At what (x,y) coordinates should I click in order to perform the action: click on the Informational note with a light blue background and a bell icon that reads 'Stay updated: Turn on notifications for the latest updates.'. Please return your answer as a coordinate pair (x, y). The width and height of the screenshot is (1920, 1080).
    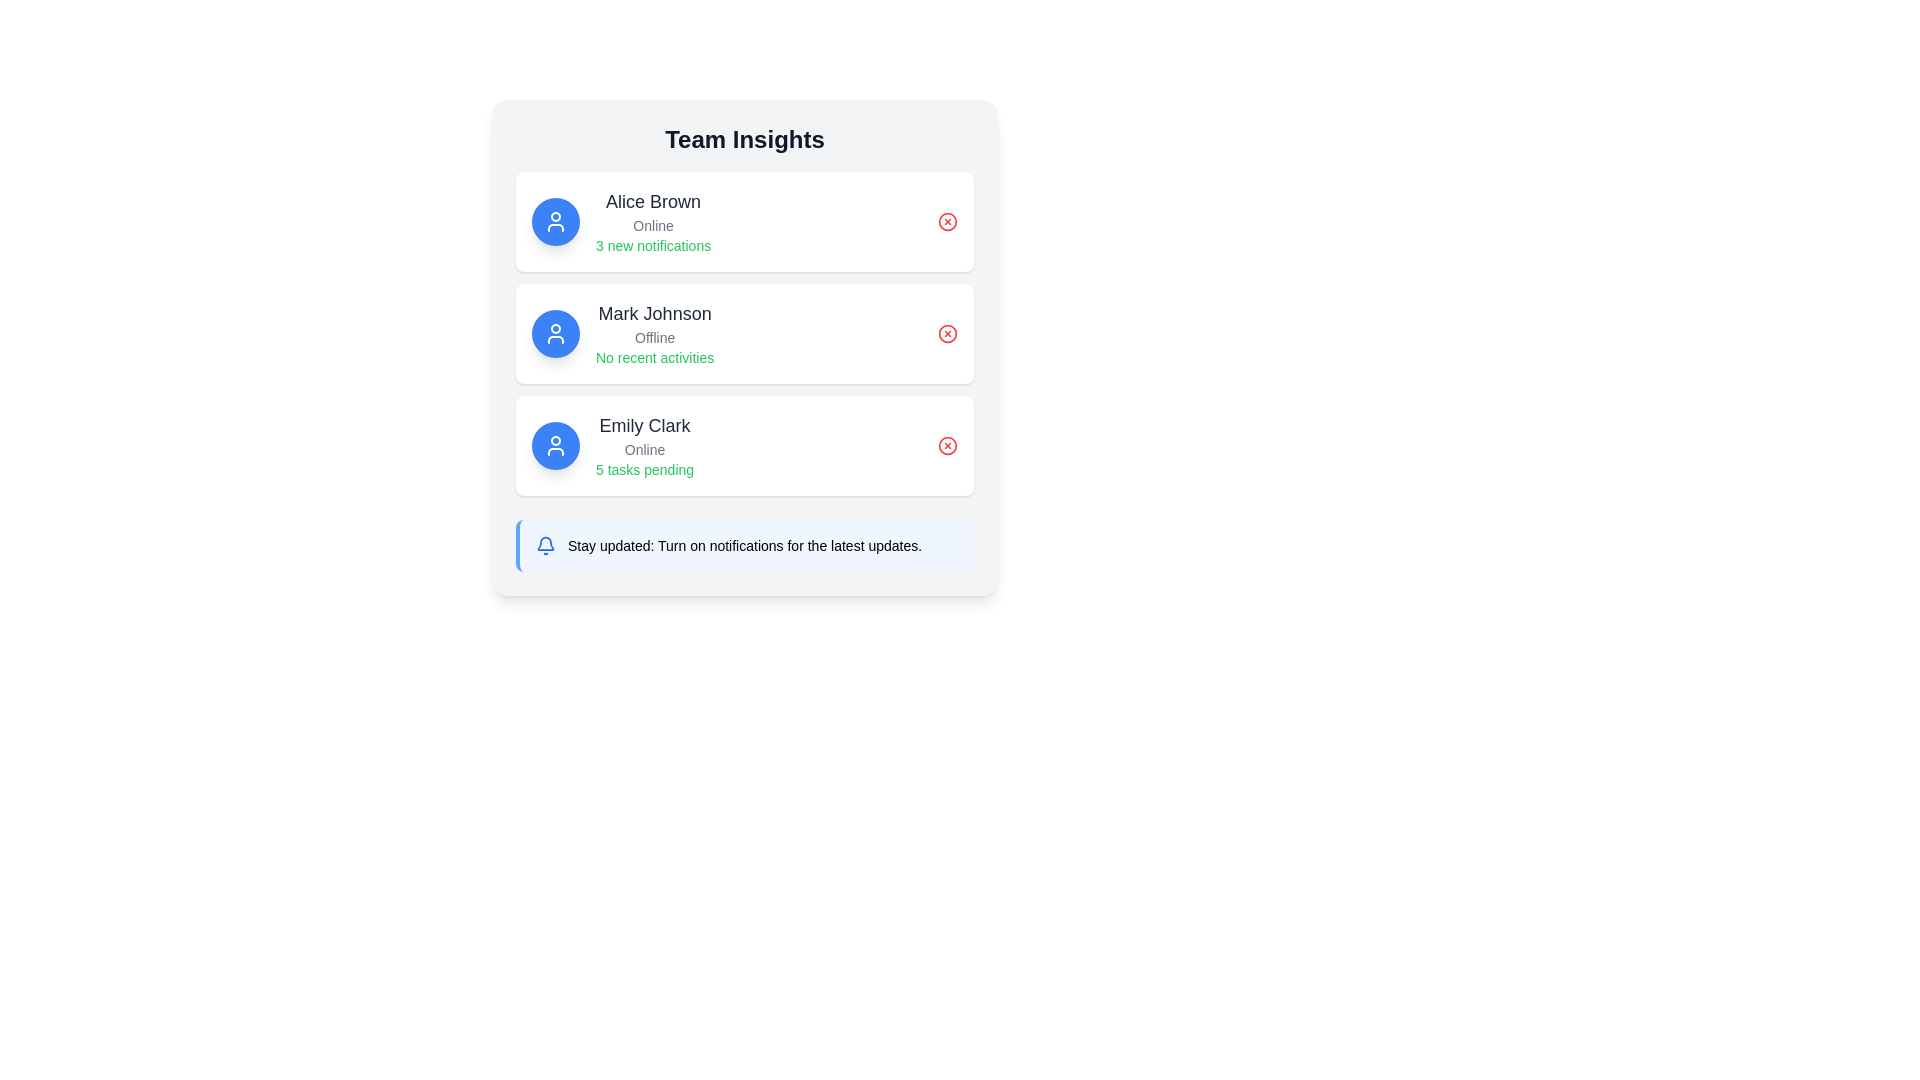
    Looking at the image, I should click on (743, 546).